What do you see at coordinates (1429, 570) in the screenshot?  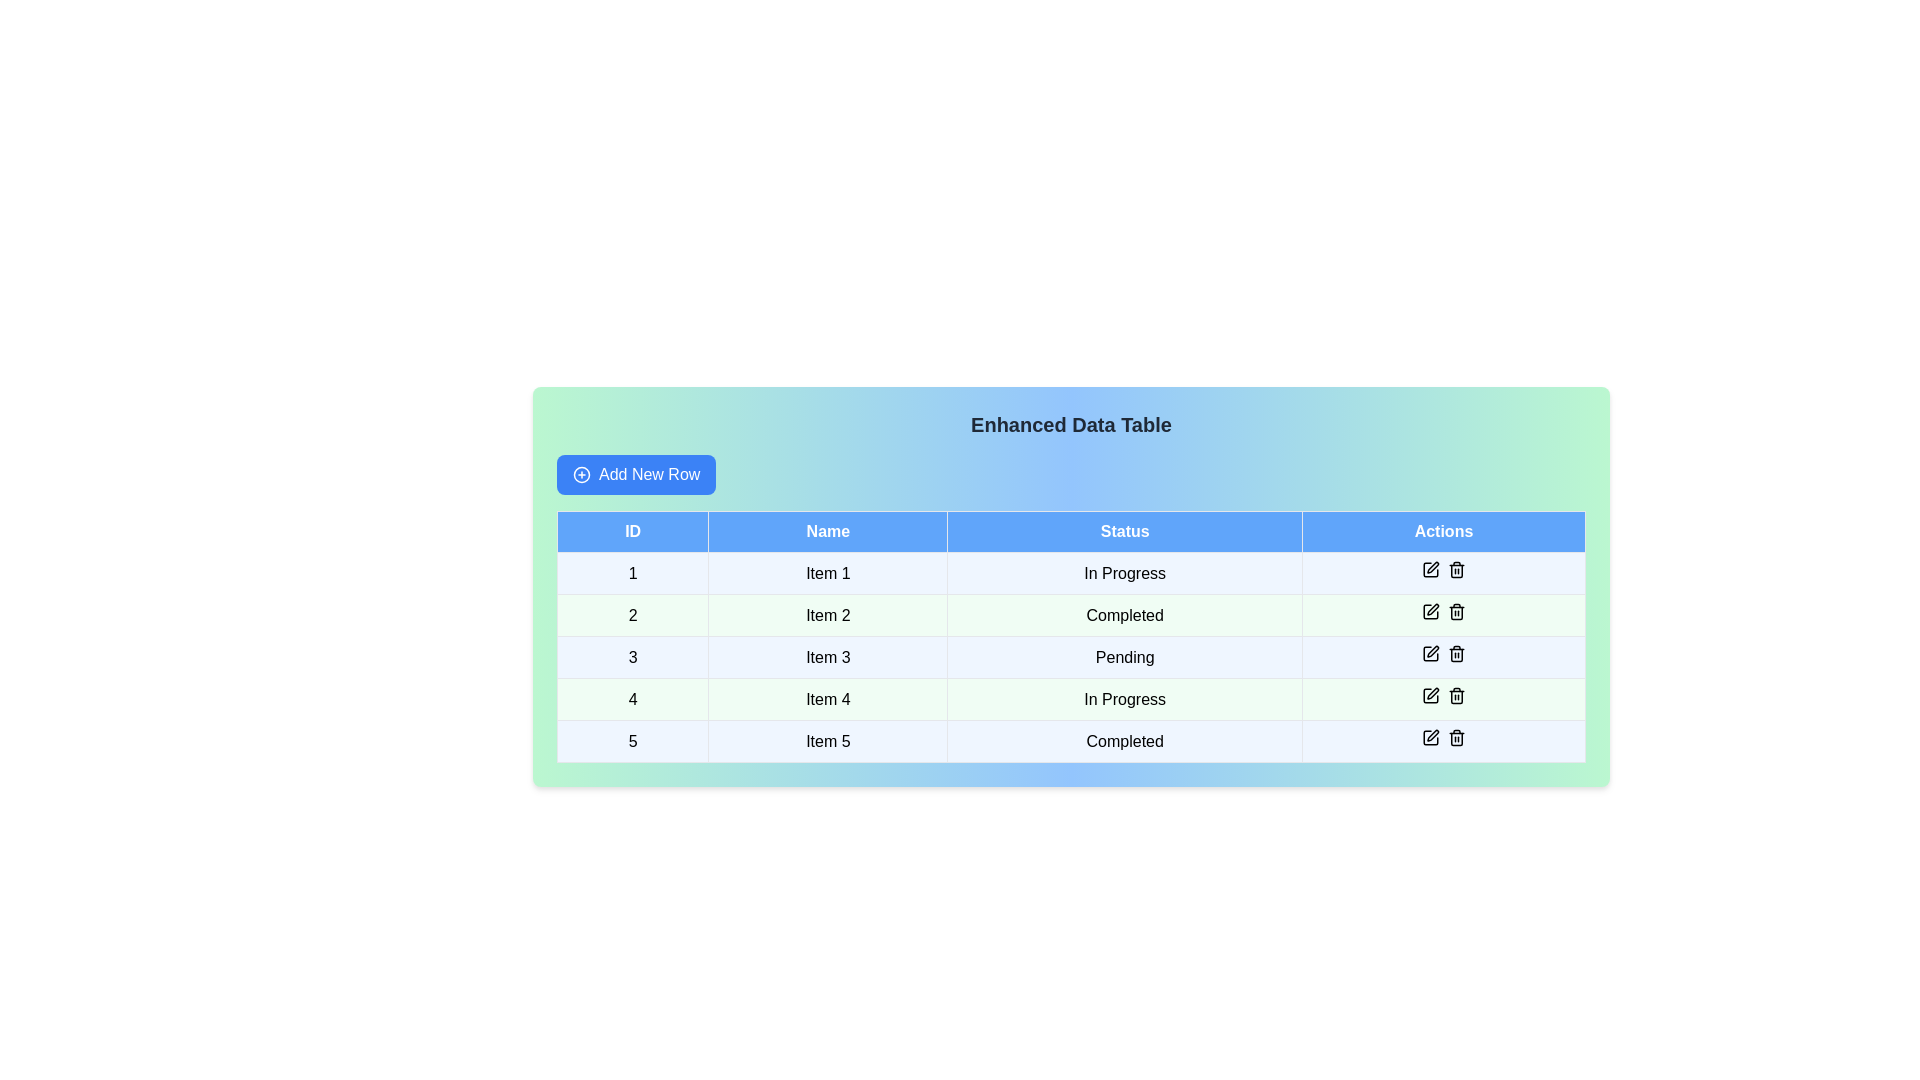 I see `the first icon button in the Actions column of the first row of the table to observe visual feedback` at bounding box center [1429, 570].